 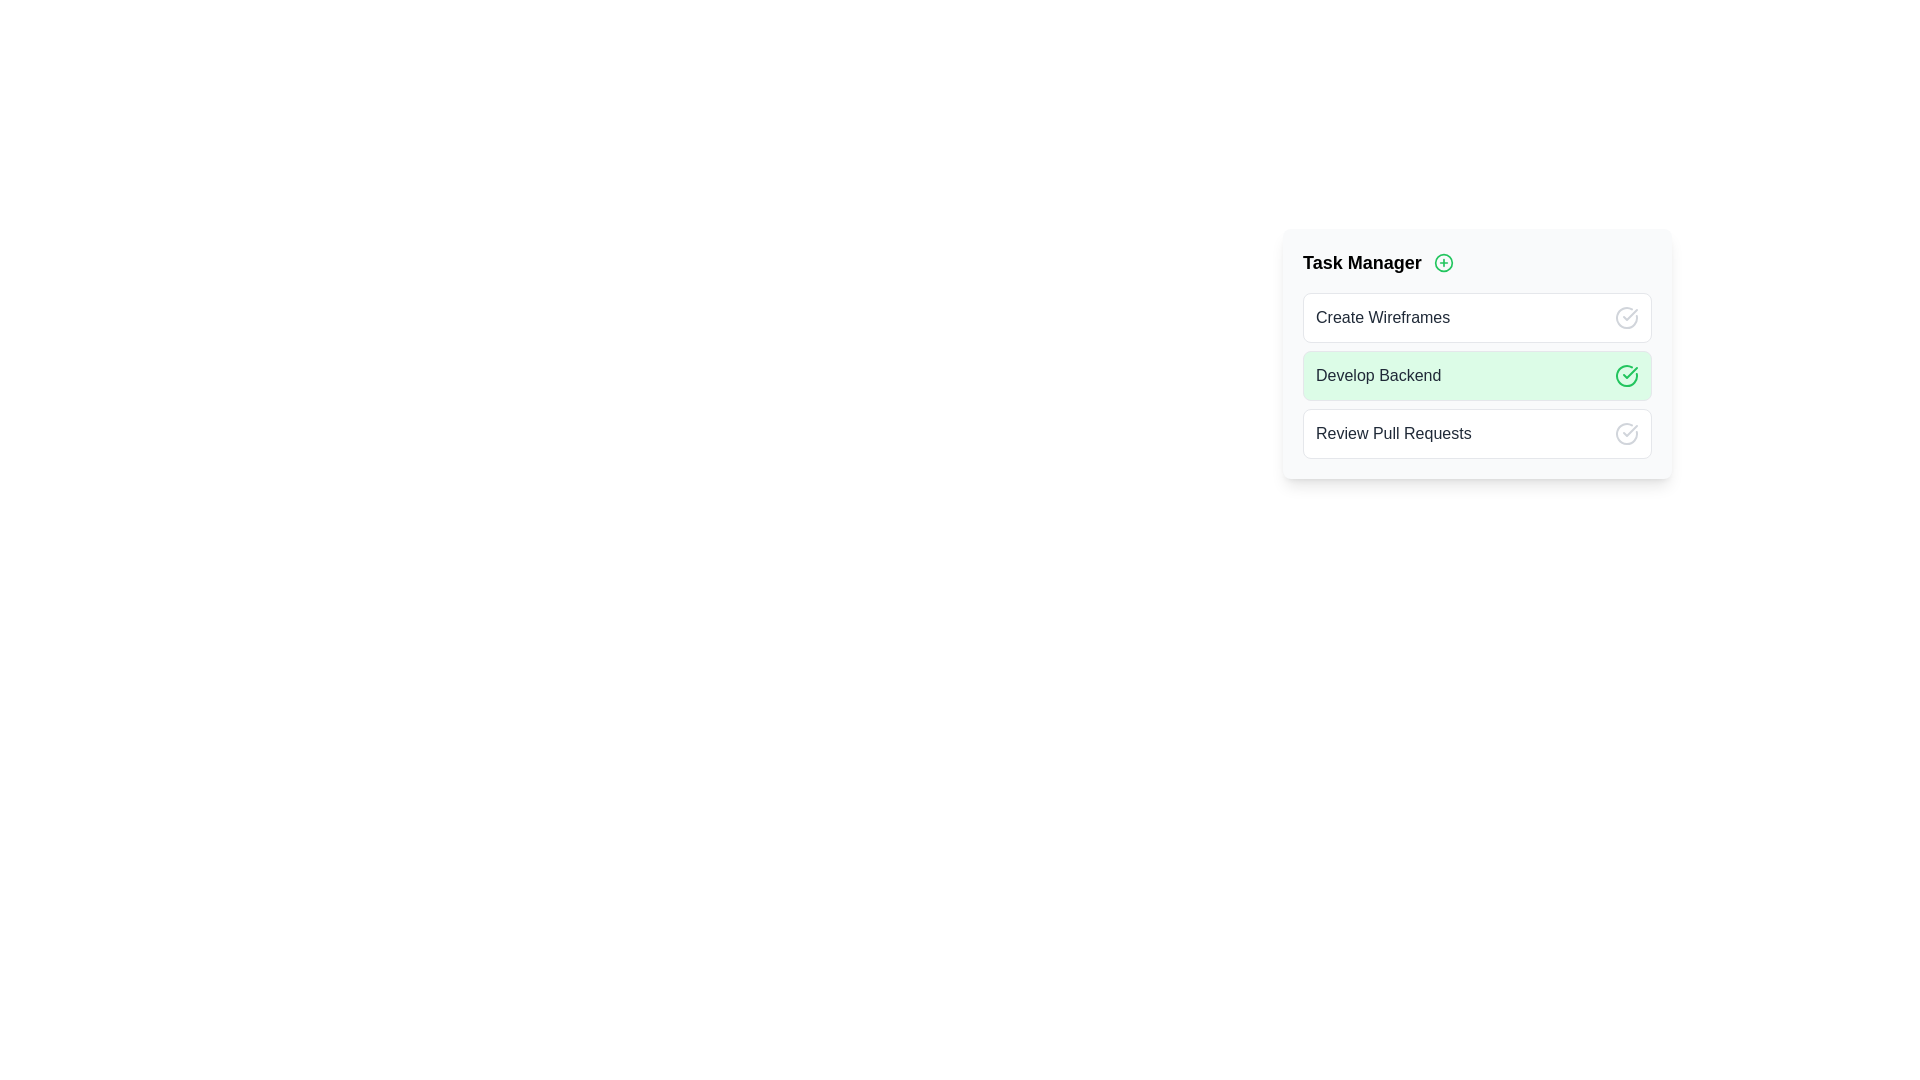 I want to click on the circular checkbox icon with a green checkmark, so click(x=1627, y=375).